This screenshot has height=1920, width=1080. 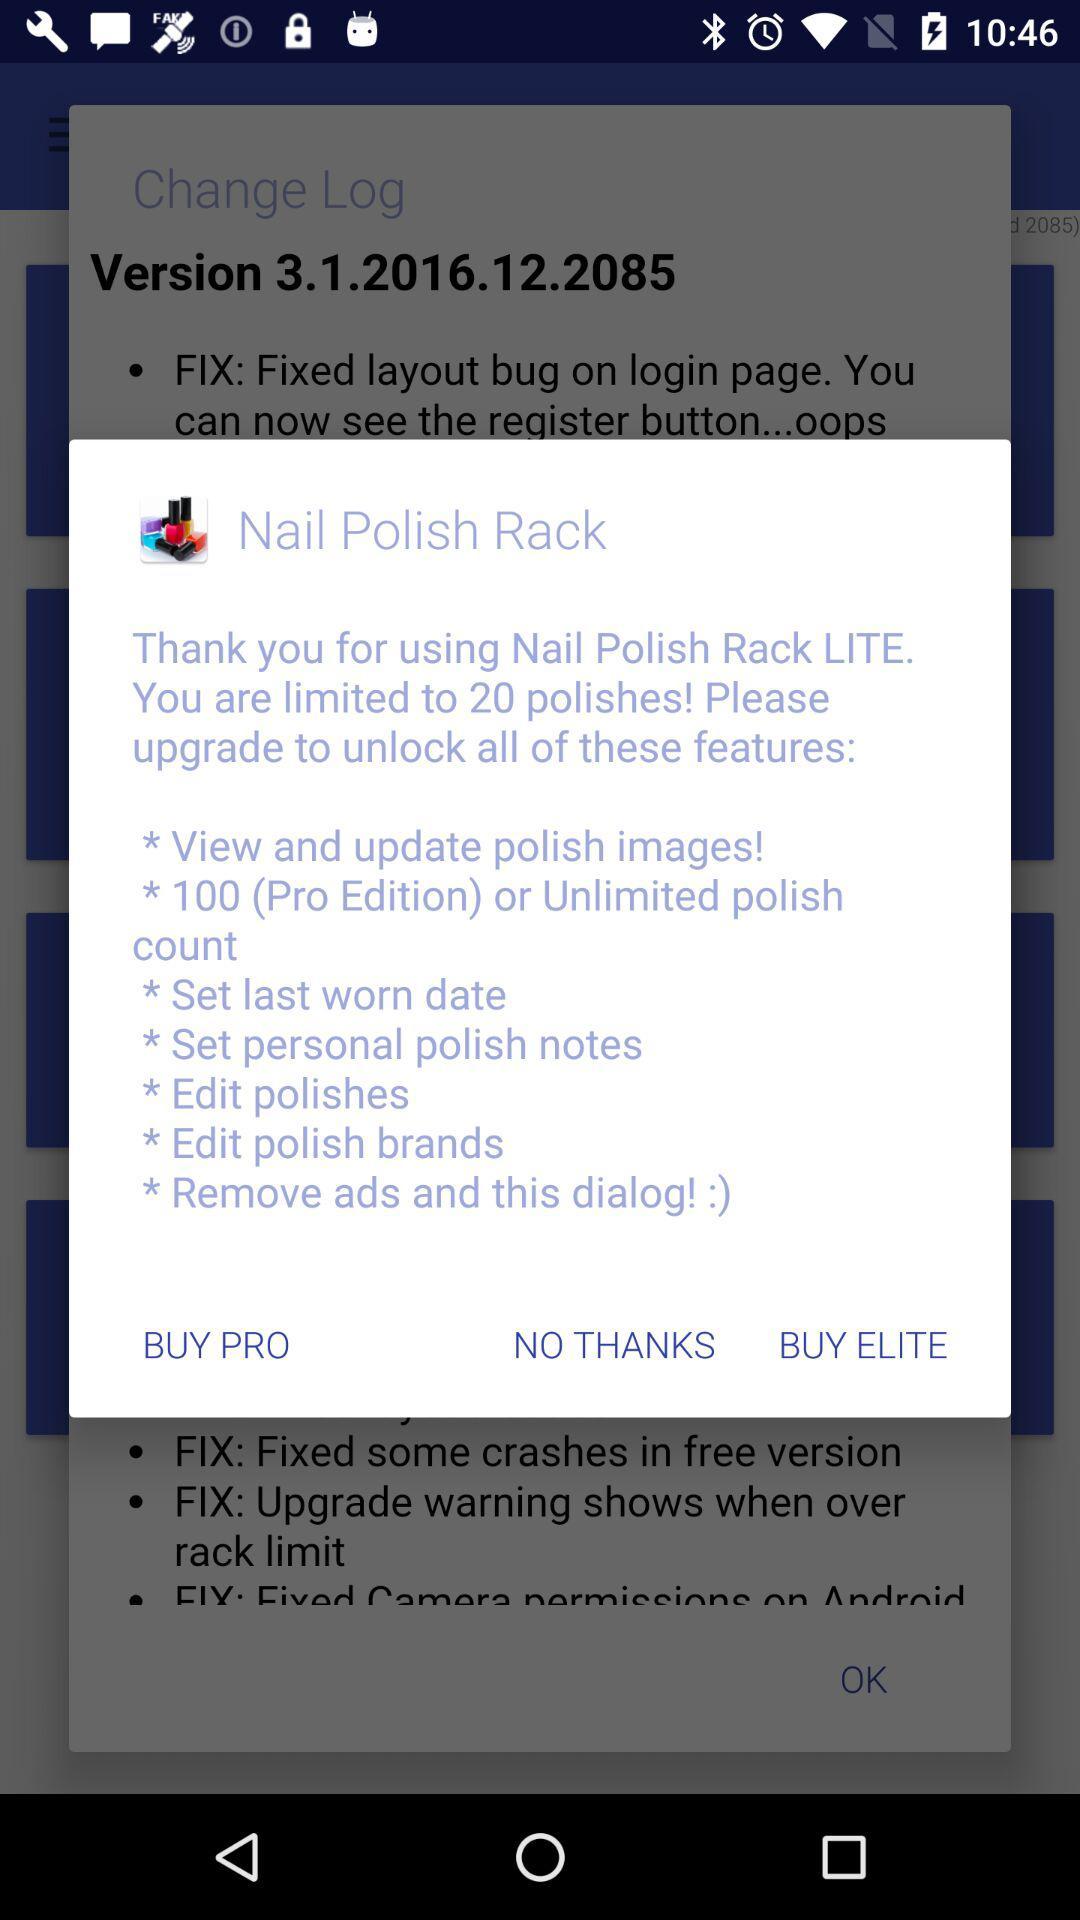 I want to click on the buy pro icon, so click(x=216, y=1344).